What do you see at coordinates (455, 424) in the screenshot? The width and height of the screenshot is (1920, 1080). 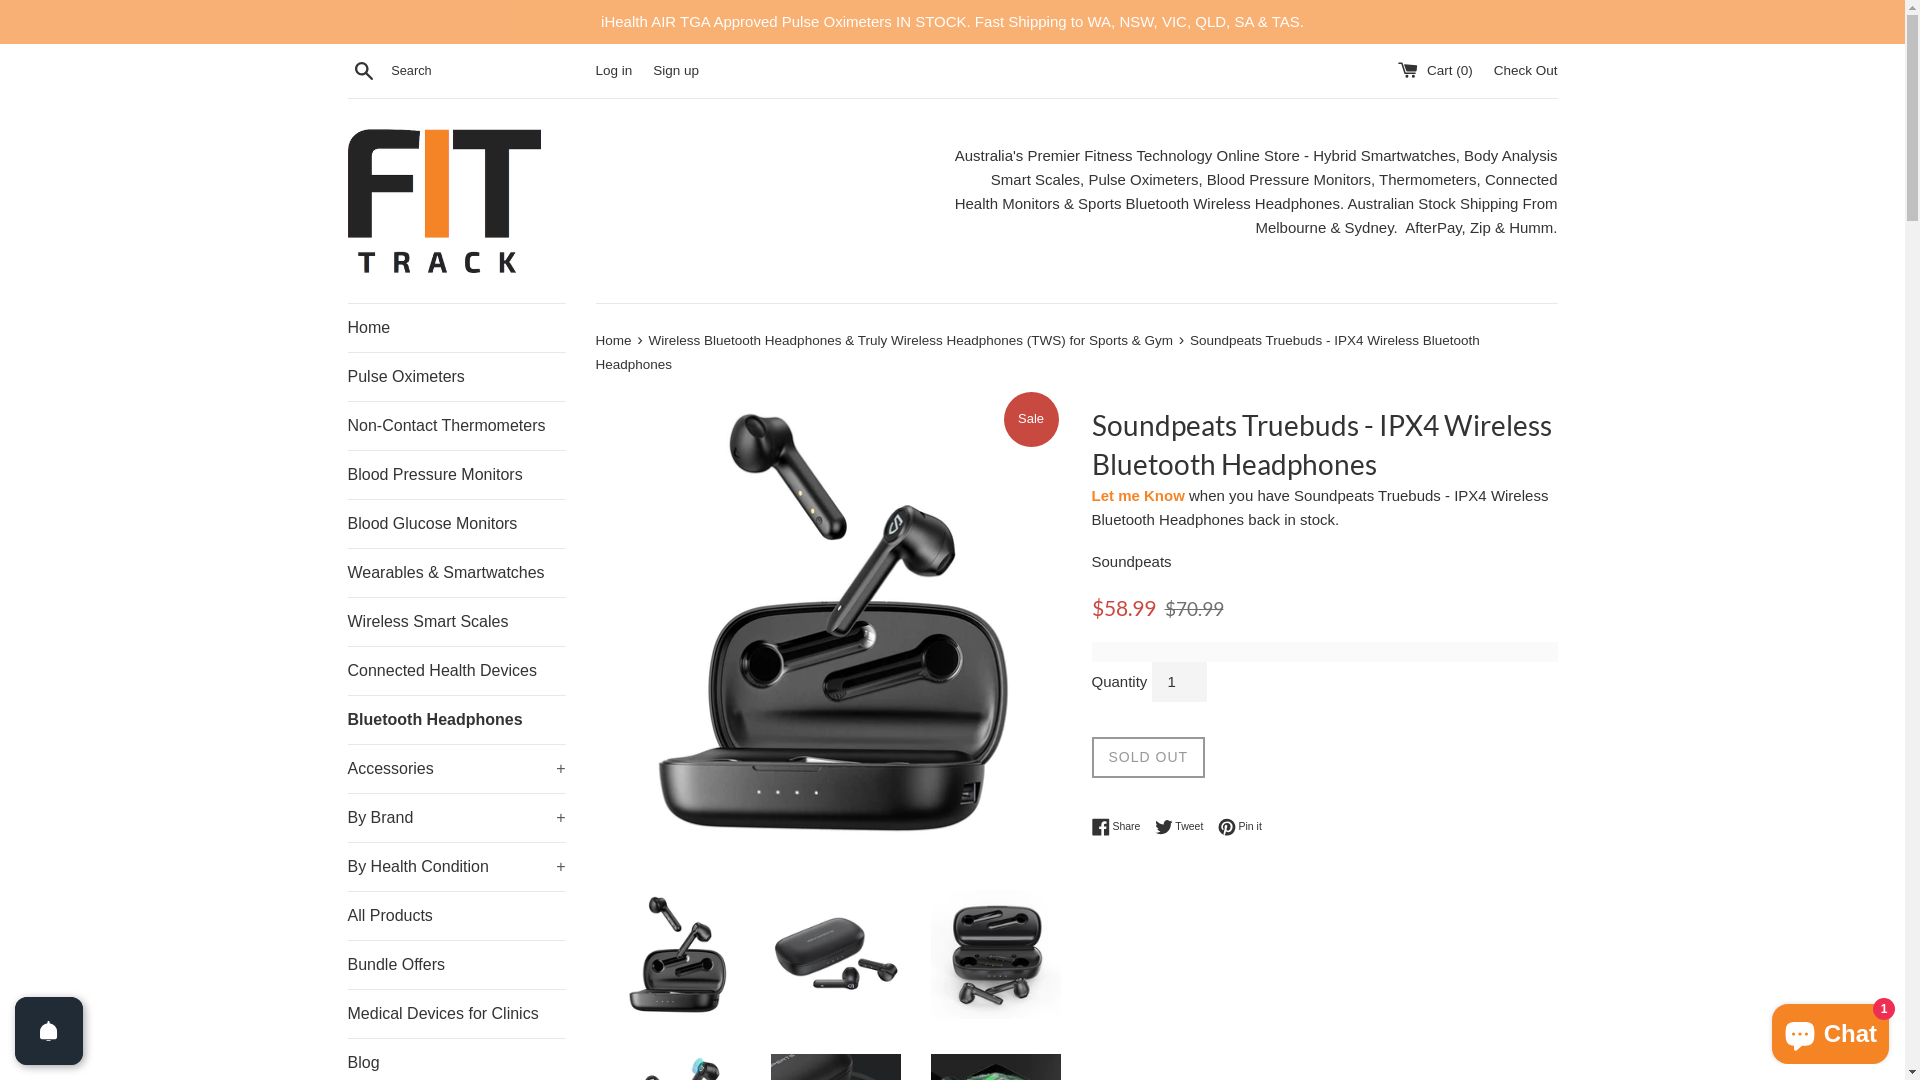 I see `'Non-Contact Thermometers'` at bounding box center [455, 424].